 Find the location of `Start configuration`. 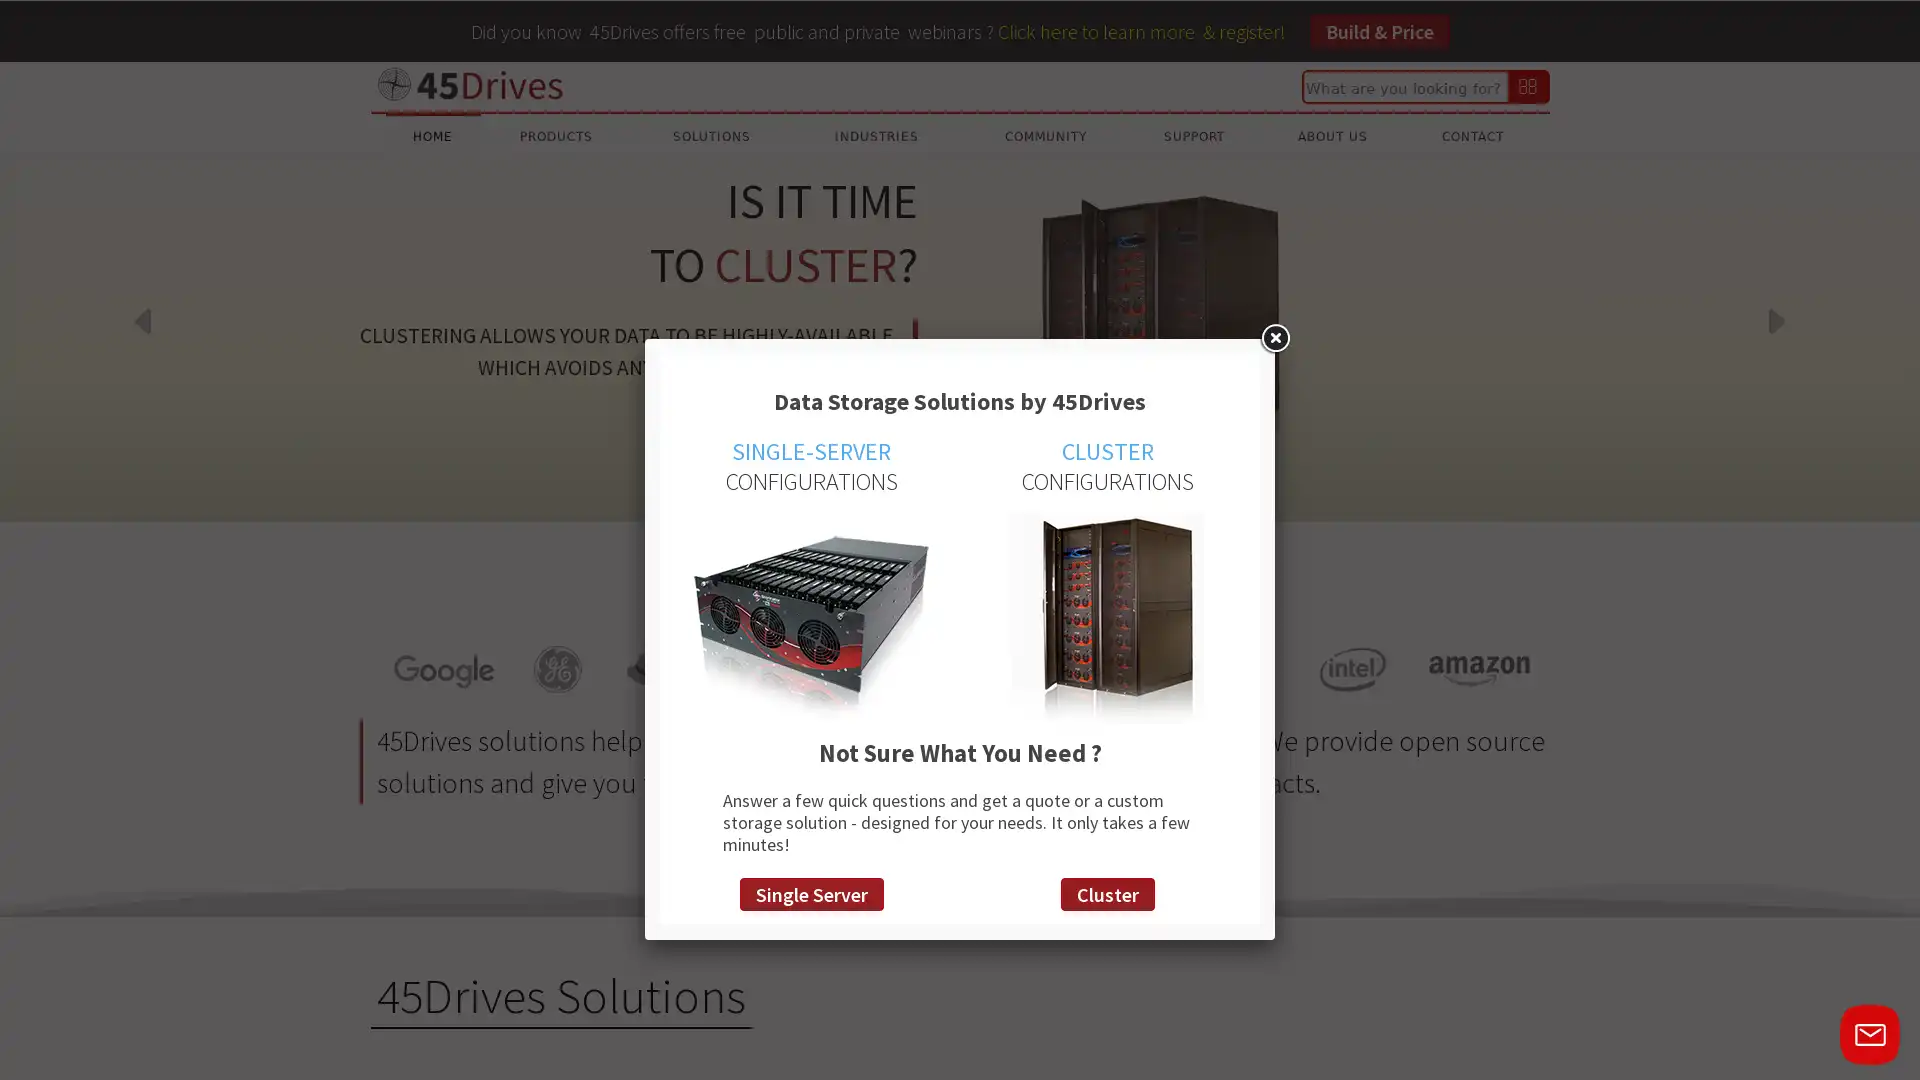

Start configuration is located at coordinates (1013, 495).